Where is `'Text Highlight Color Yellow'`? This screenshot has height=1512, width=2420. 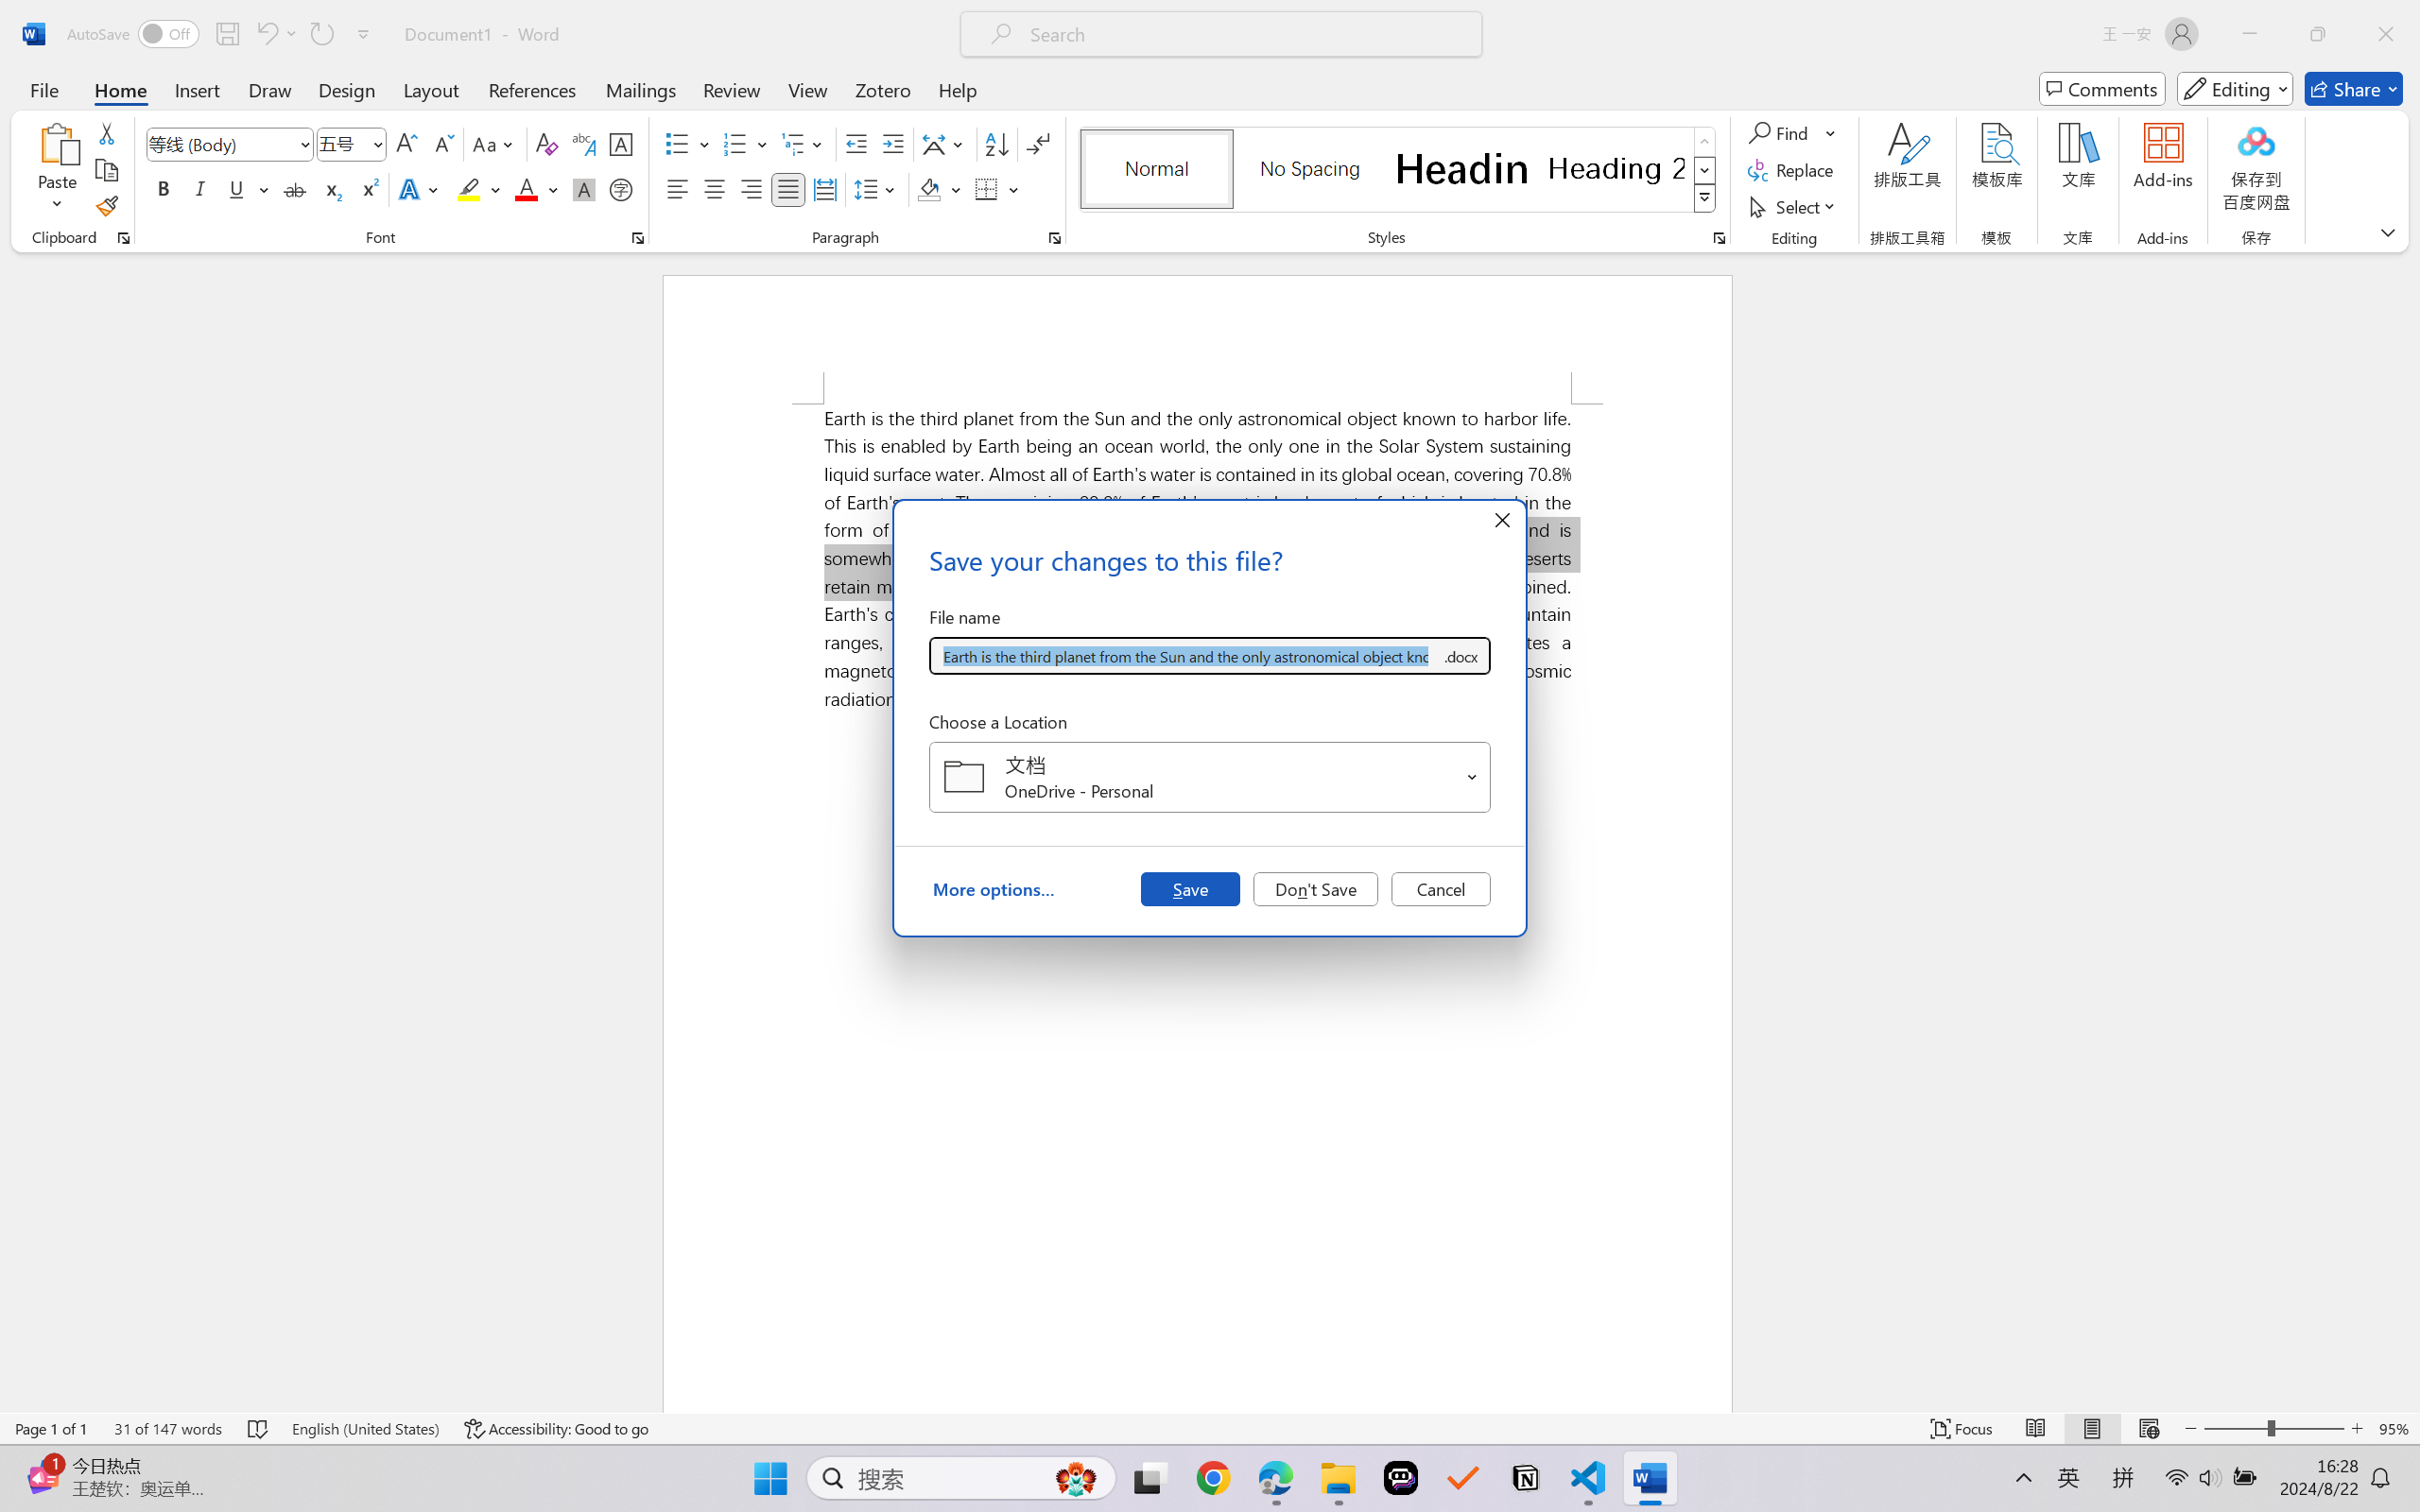
'Text Highlight Color Yellow' is located at coordinates (468, 188).